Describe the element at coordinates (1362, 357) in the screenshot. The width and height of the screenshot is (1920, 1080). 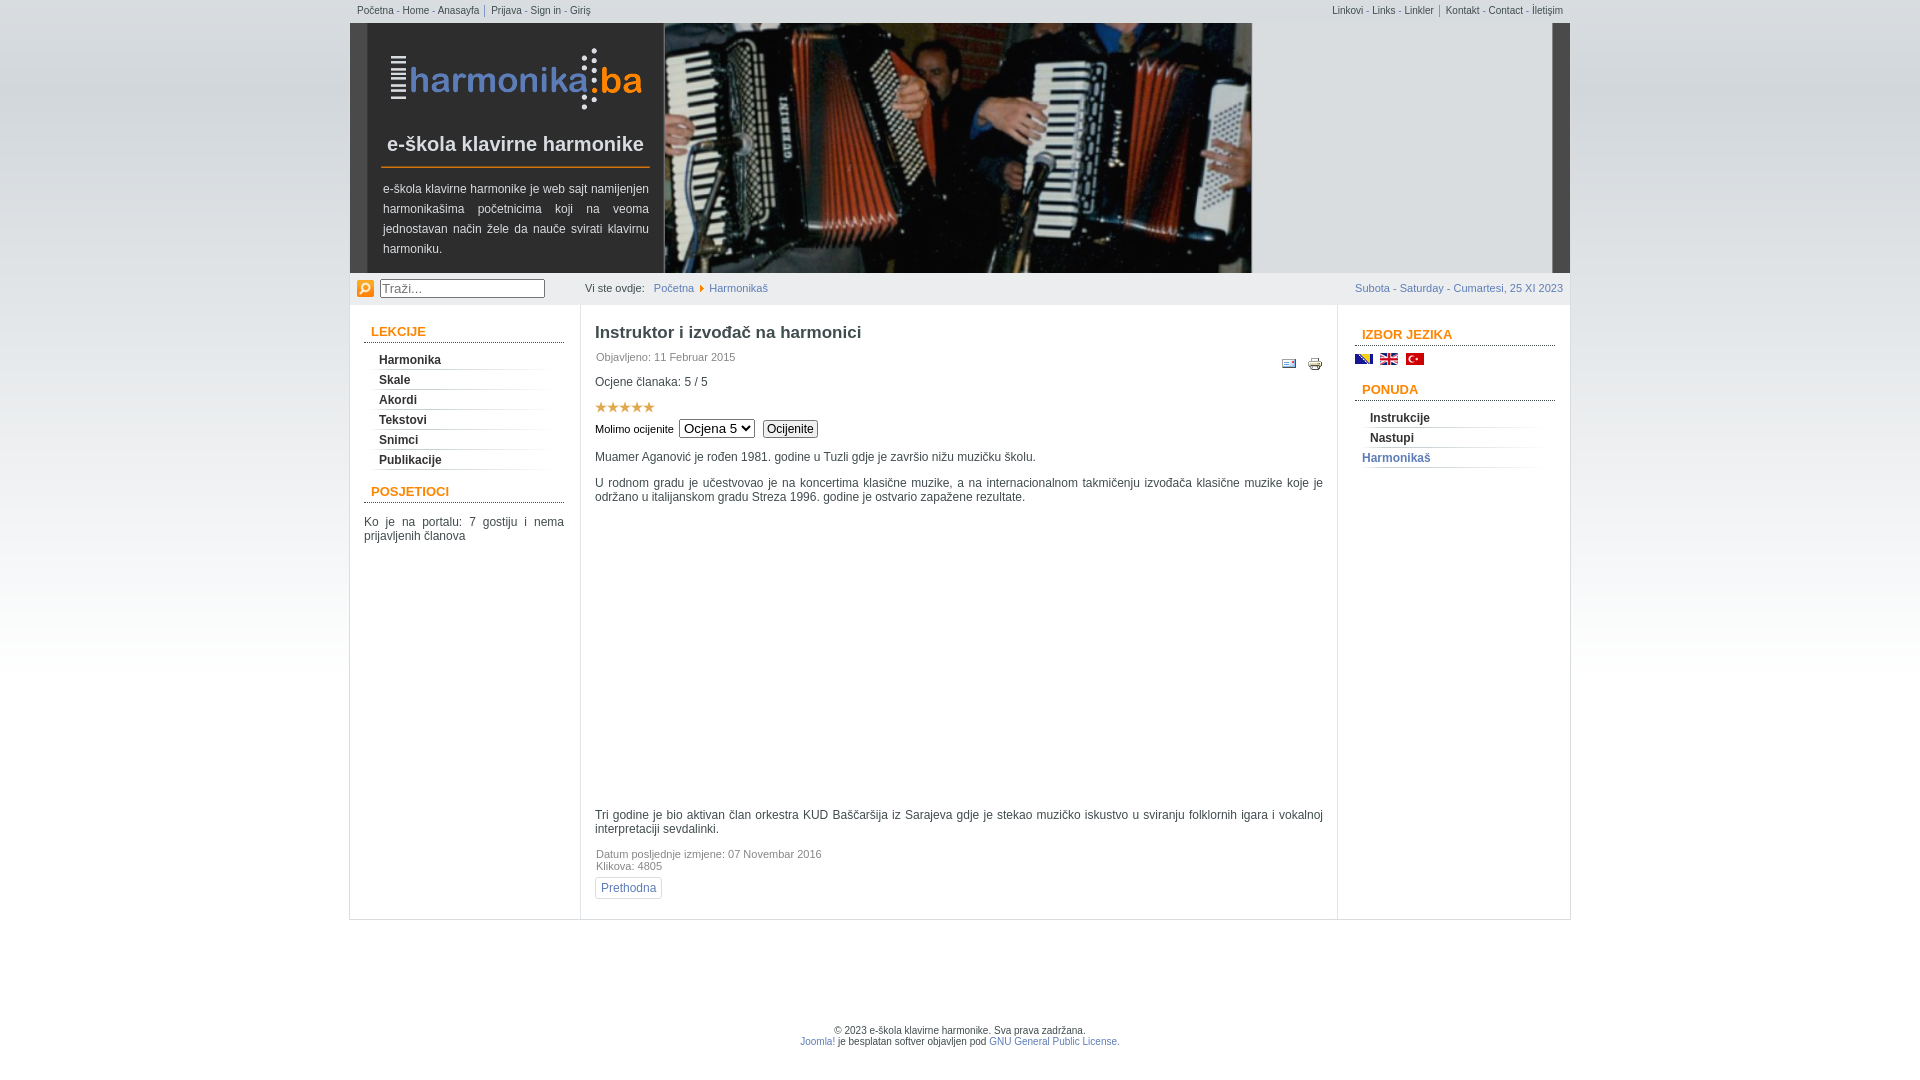
I see `'Bosanski (BiH)'` at that location.